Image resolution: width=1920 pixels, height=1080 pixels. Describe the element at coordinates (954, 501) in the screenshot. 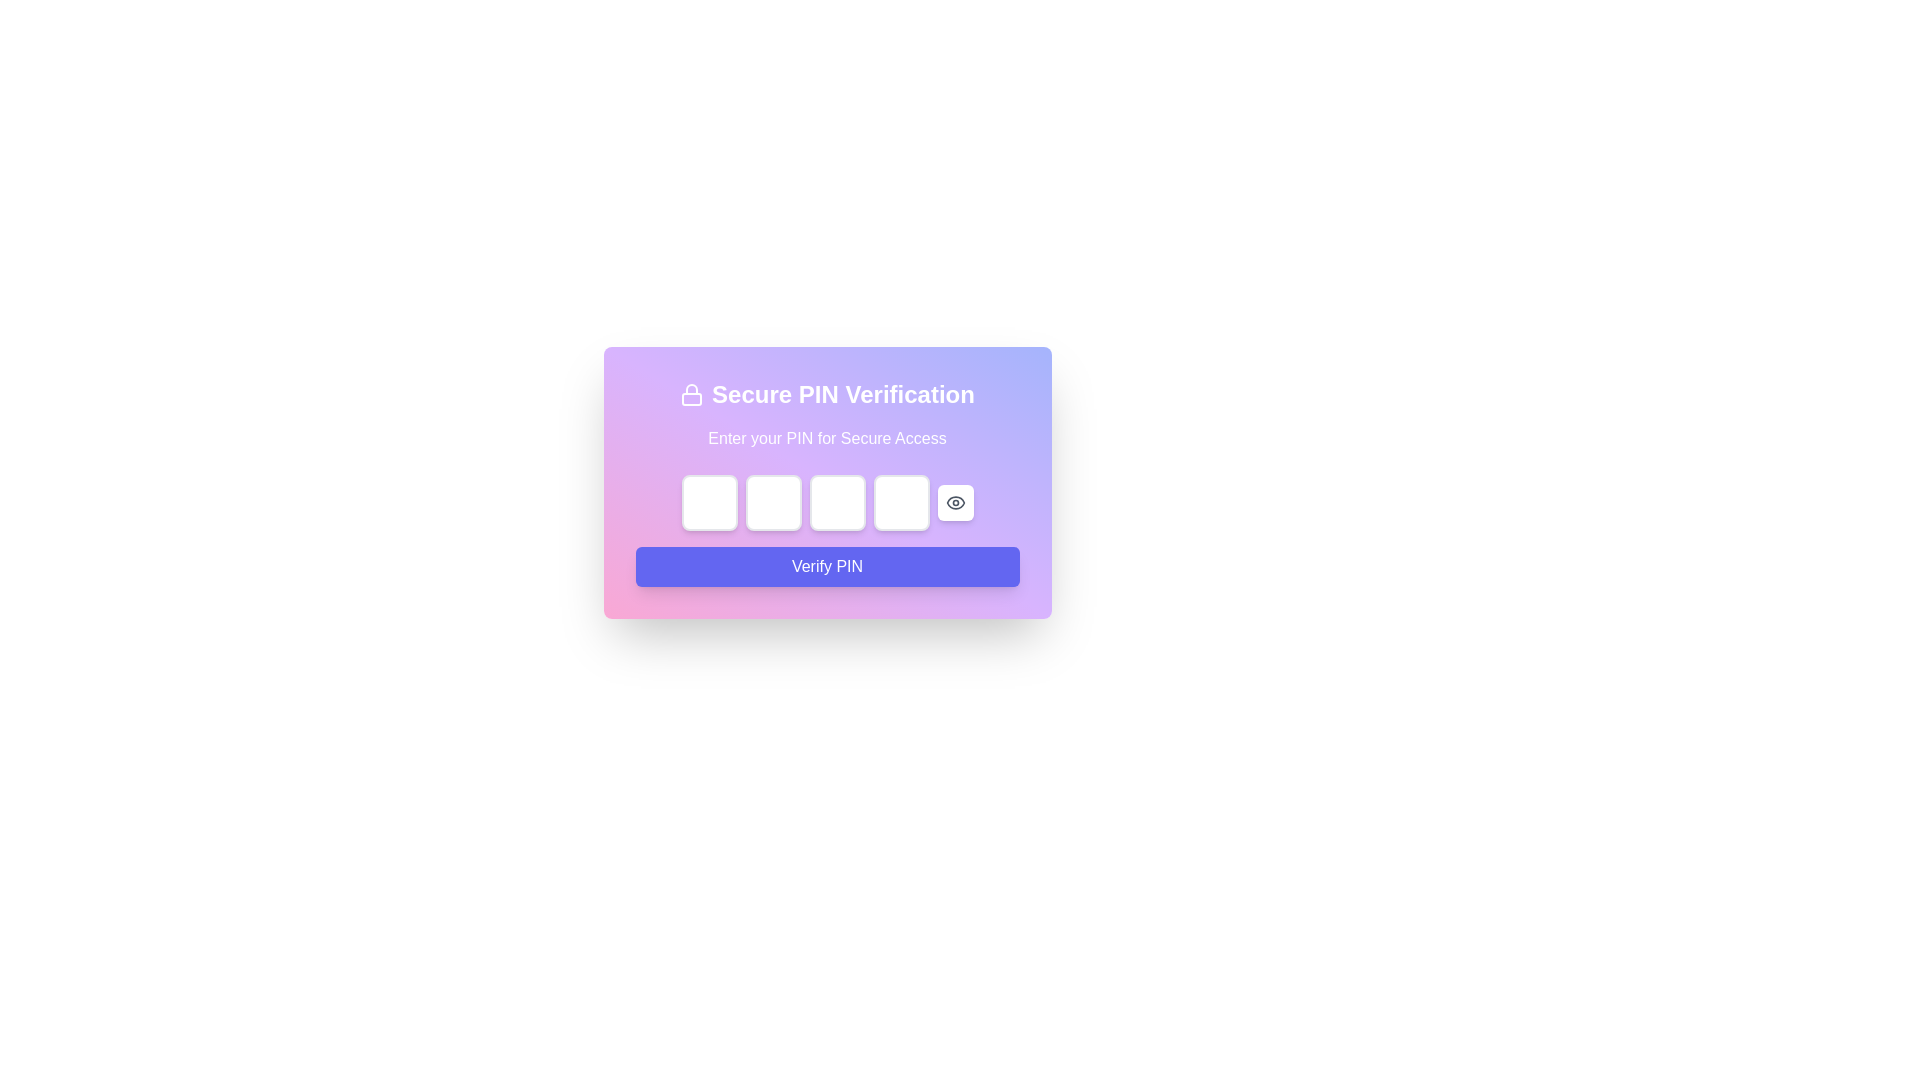

I see `the circular button with a white background and an eye icon` at that location.